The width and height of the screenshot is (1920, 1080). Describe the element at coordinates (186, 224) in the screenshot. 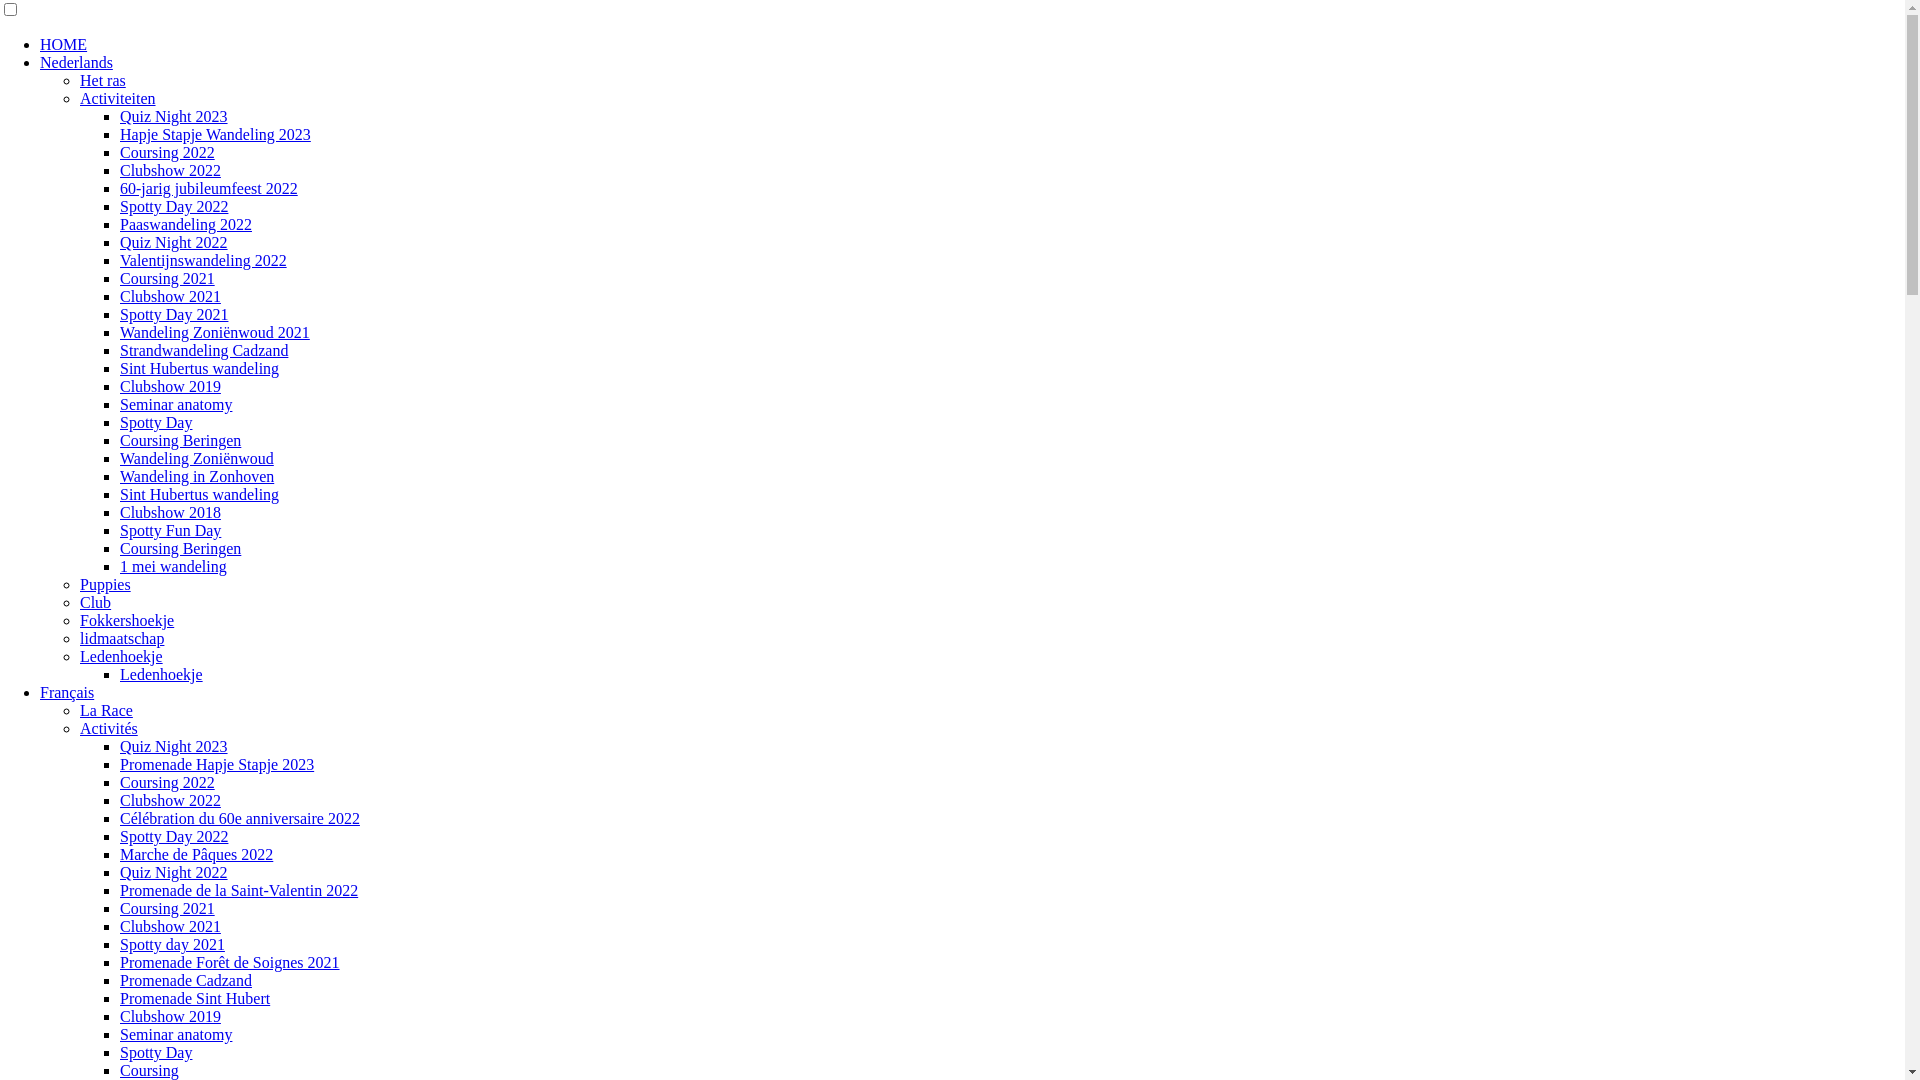

I see `'Paaswandeling 2022'` at that location.